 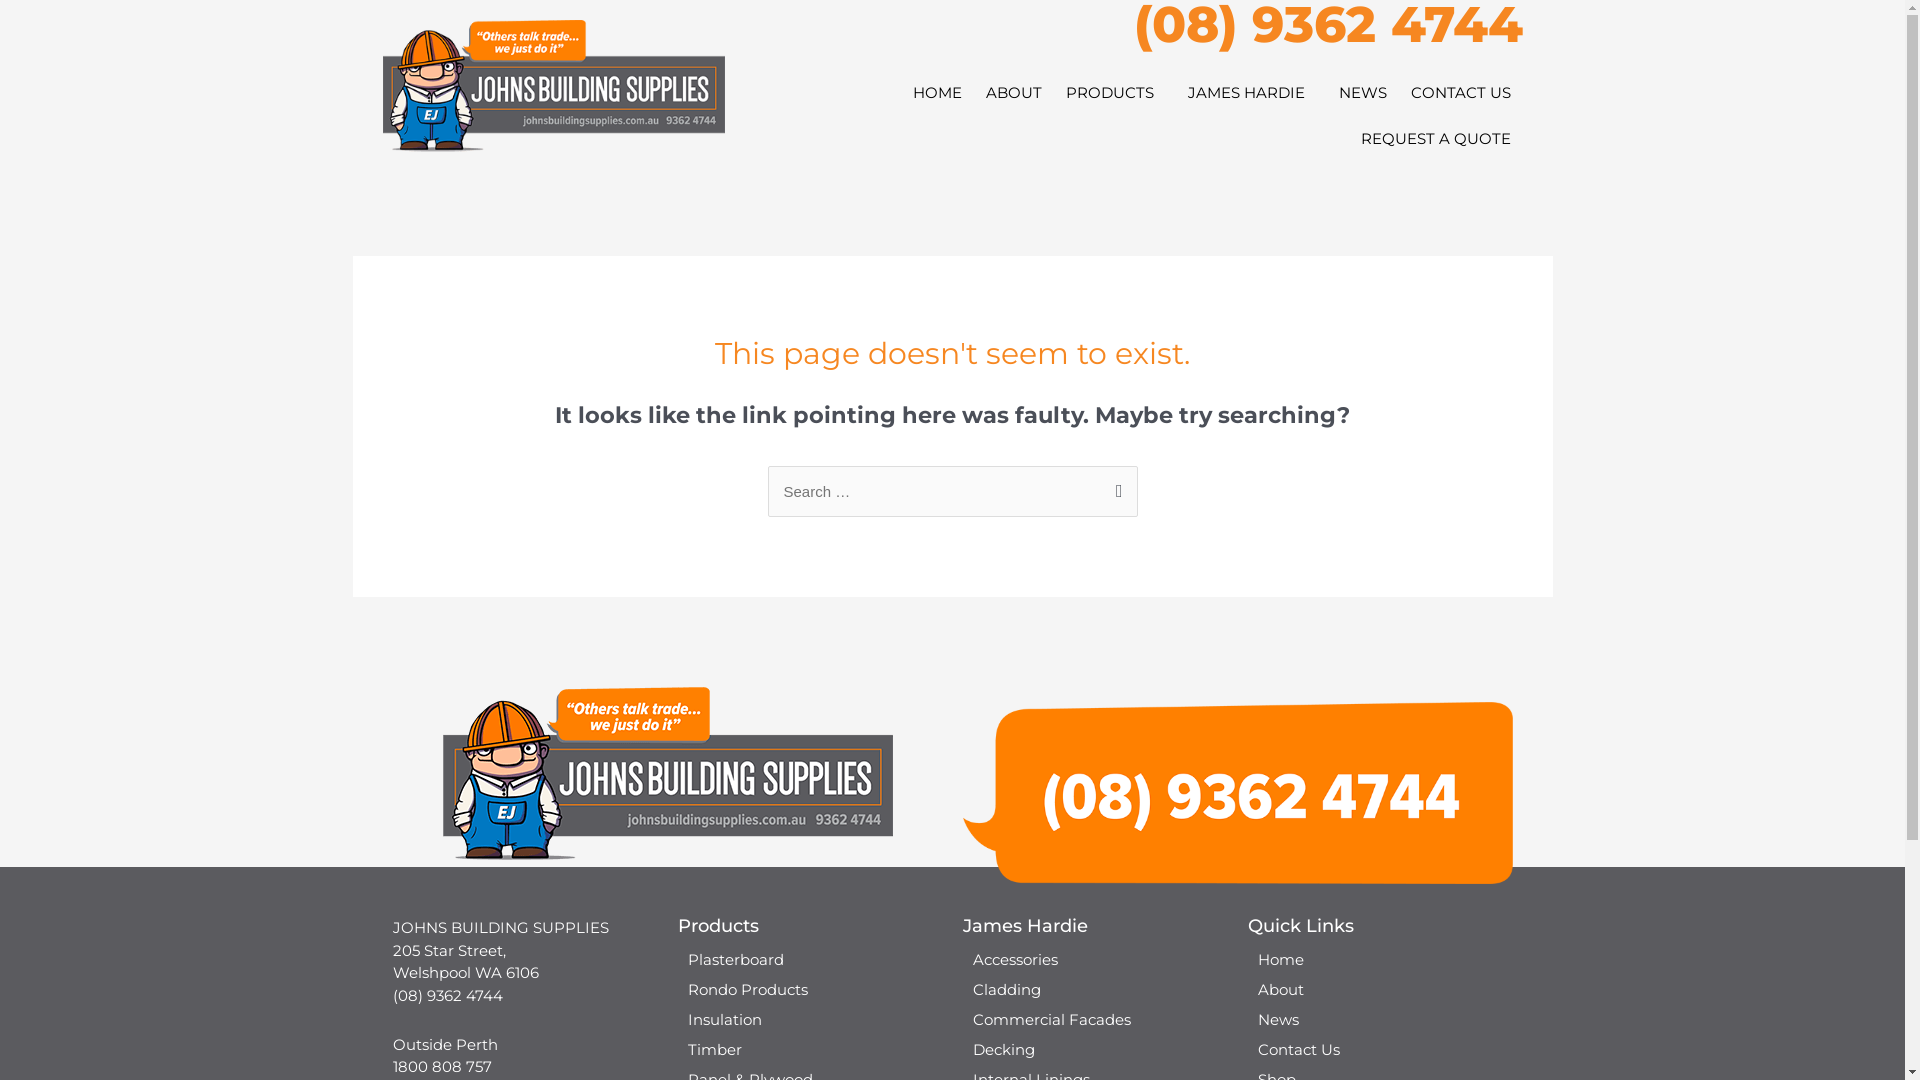 I want to click on 'CONTACT US', so click(x=1459, y=92).